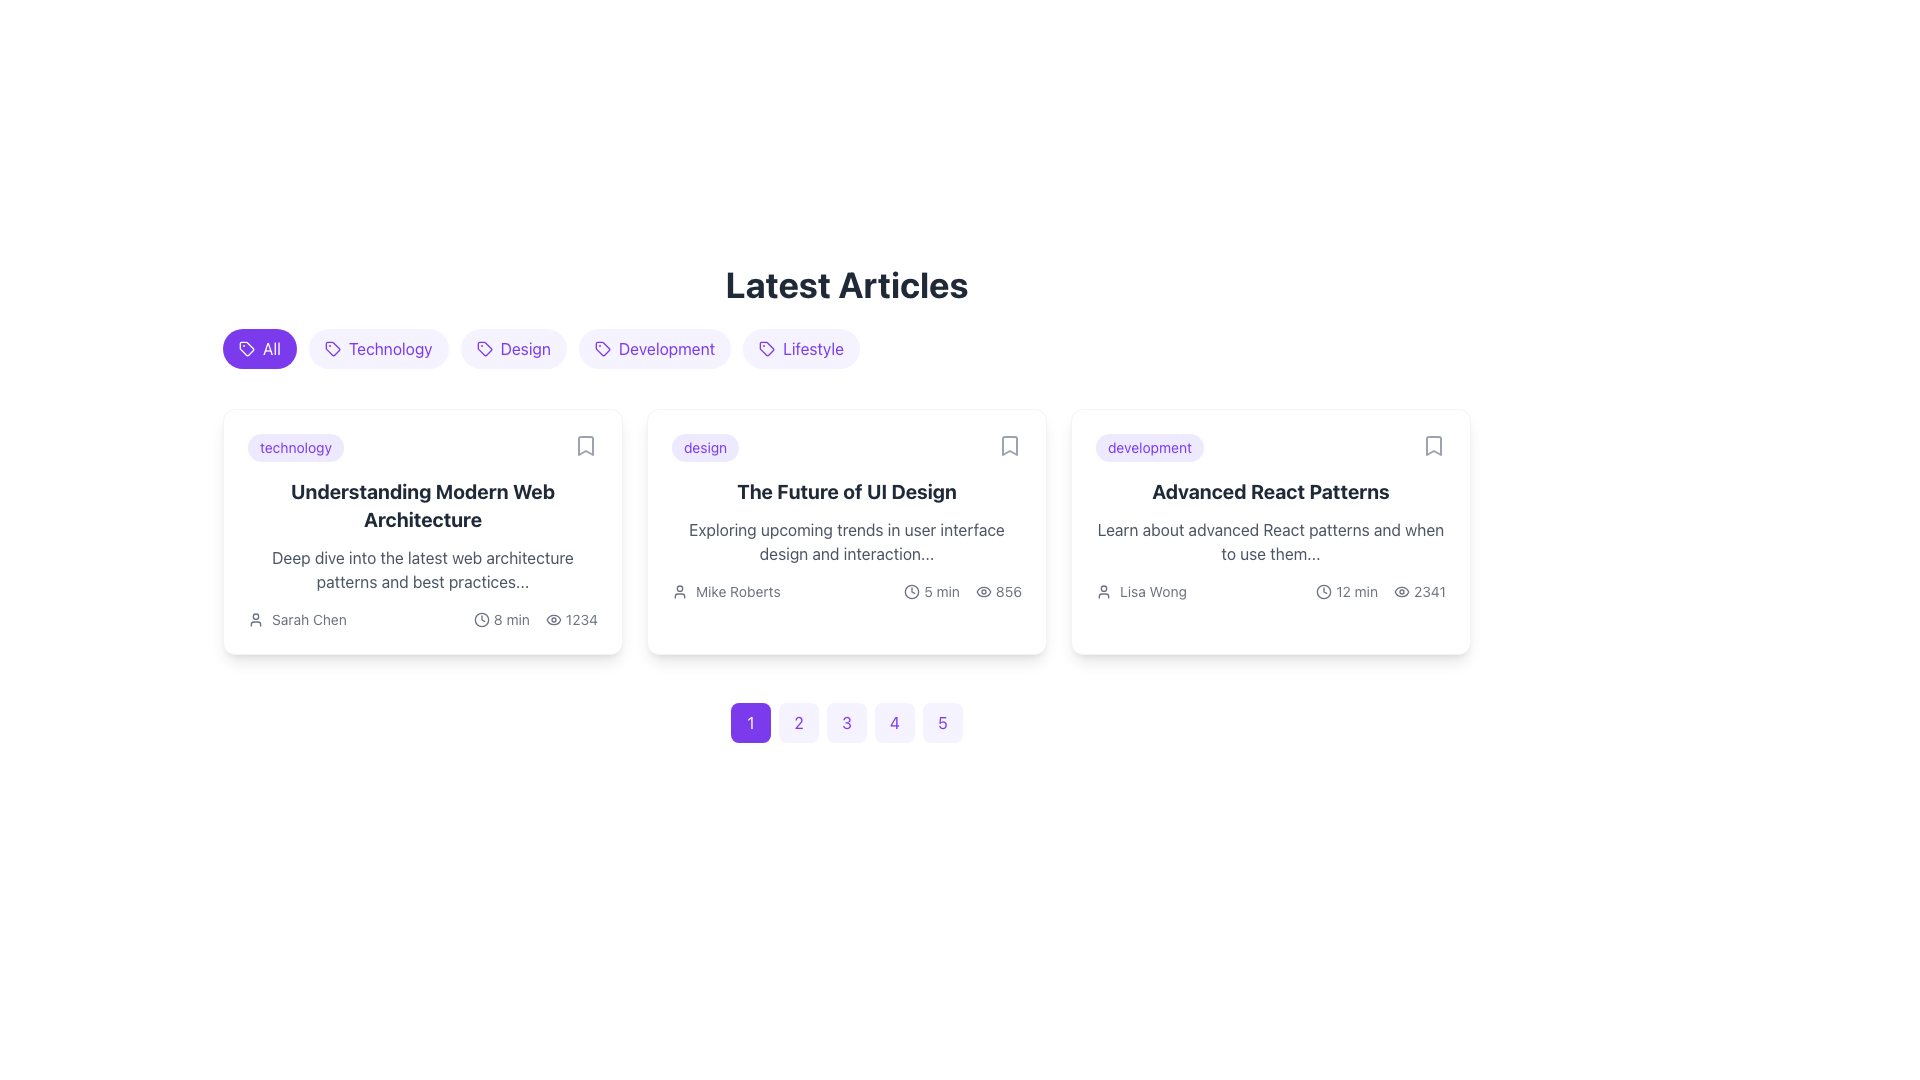 Image resolution: width=1920 pixels, height=1080 pixels. What do you see at coordinates (813, 347) in the screenshot?
I see `the 'Lifestyle' label, which is a purple text label displaying capitalized text and is located on the rightmost side of the horizontal list of category tags under 'Latest Articles'` at bounding box center [813, 347].